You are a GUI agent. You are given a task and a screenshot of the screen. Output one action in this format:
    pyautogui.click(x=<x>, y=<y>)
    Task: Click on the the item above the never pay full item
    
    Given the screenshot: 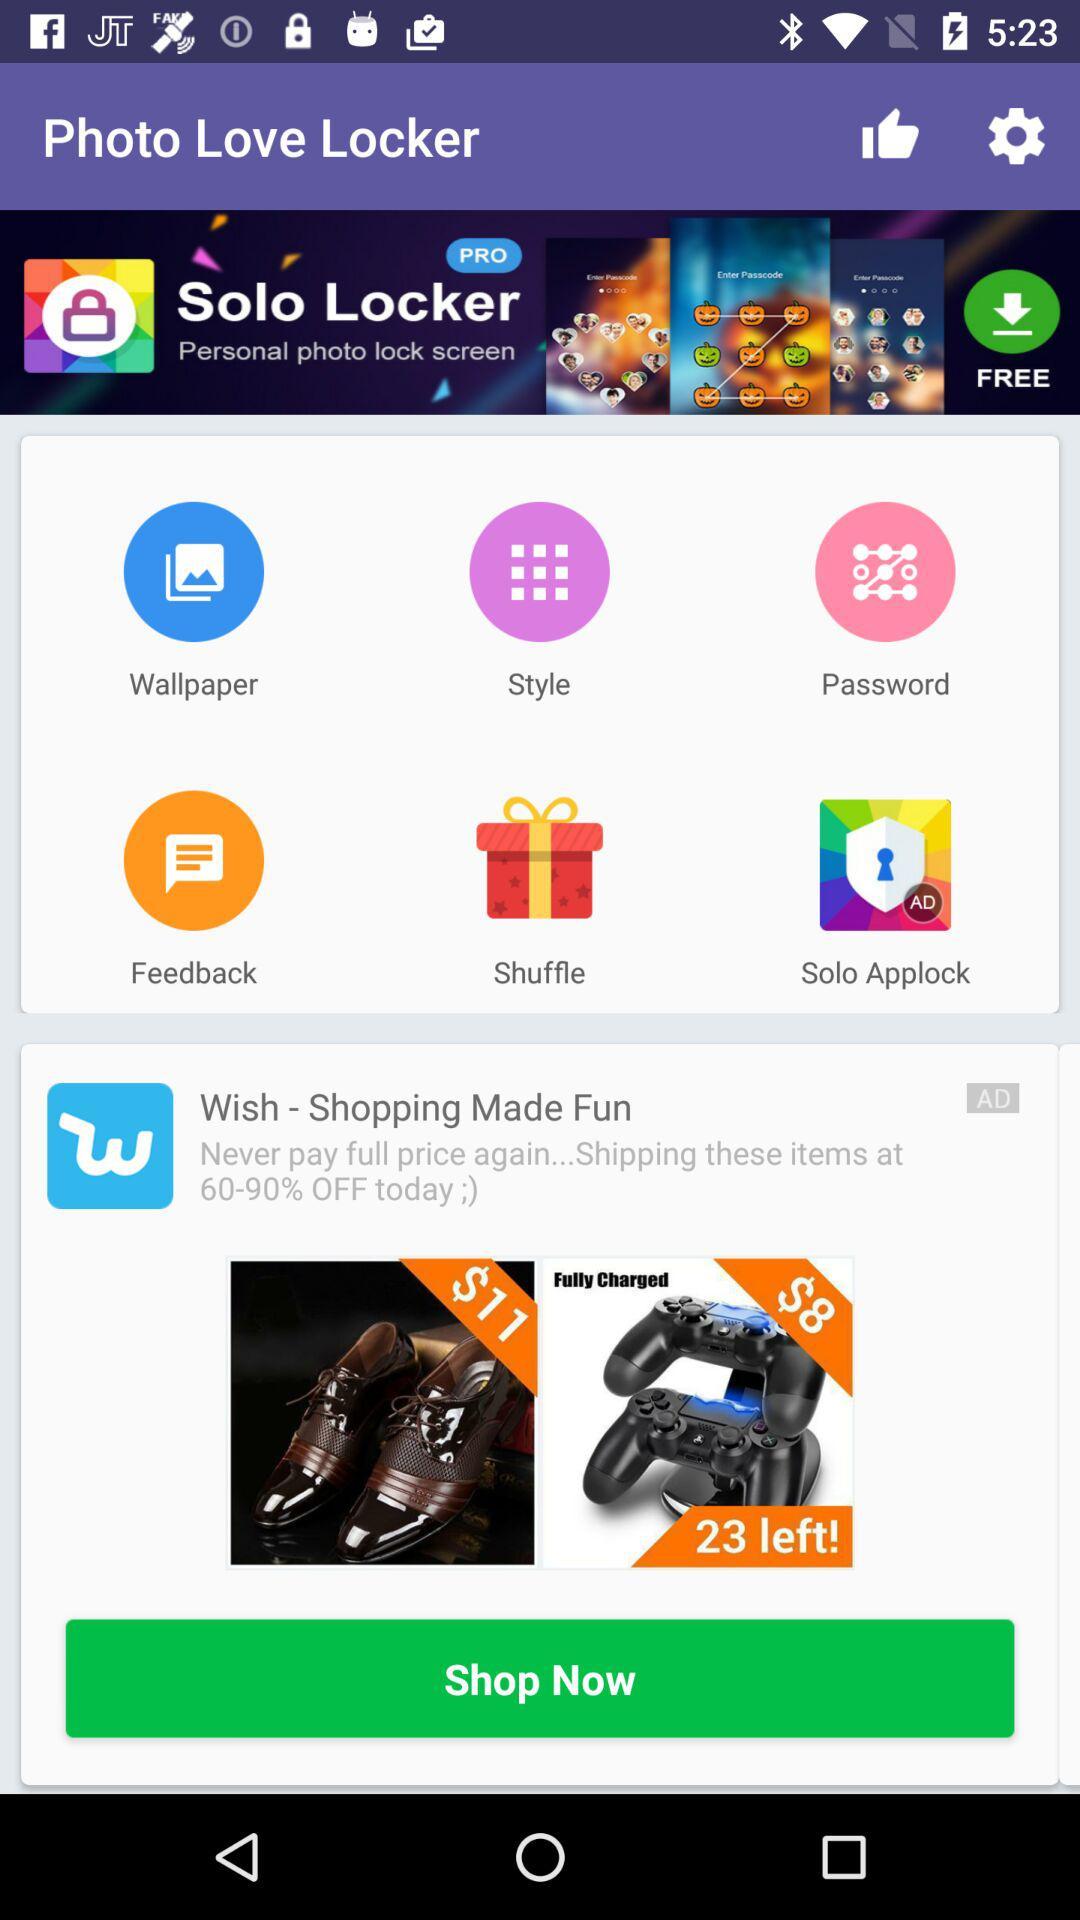 What is the action you would take?
    pyautogui.click(x=414, y=1105)
    